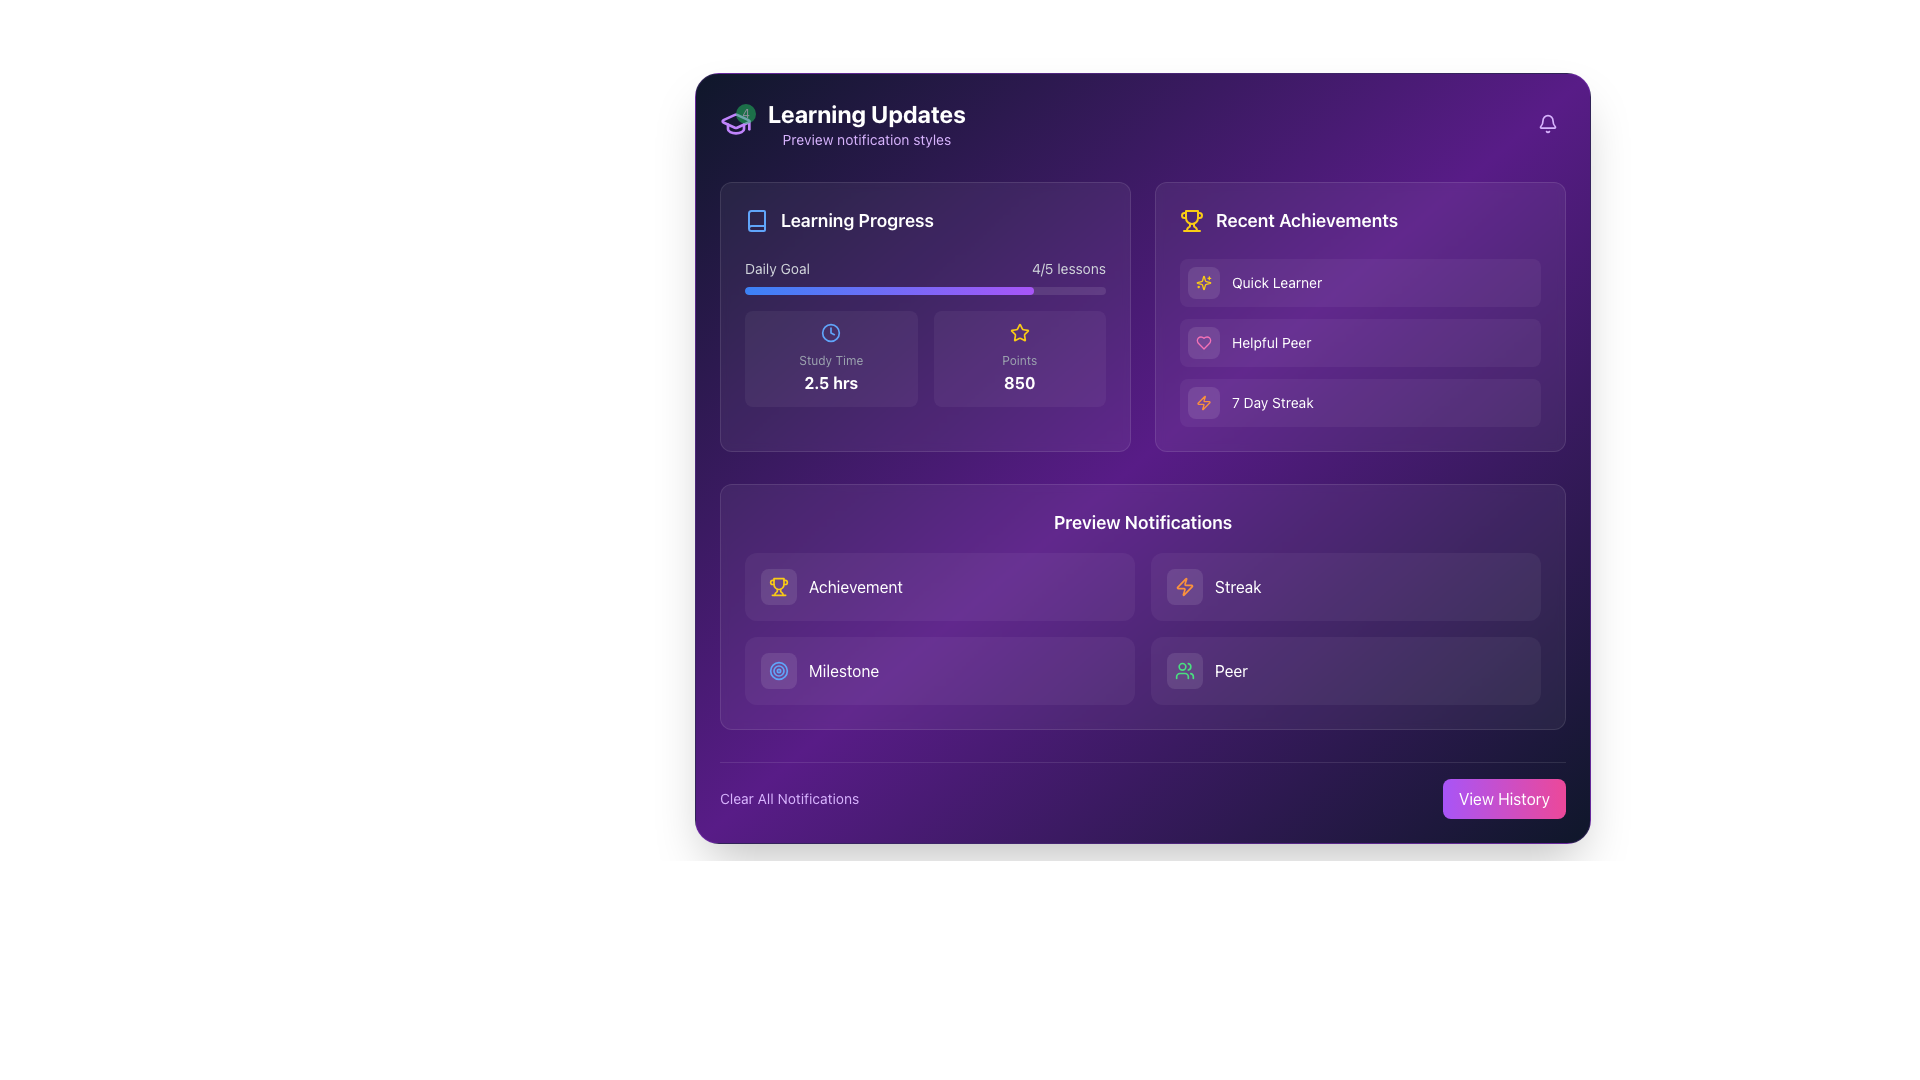  I want to click on the progress bar that visually represents progress towards a daily goal, located under the labels 'Daily Goal' and '4/5 lessons', so click(924, 290).